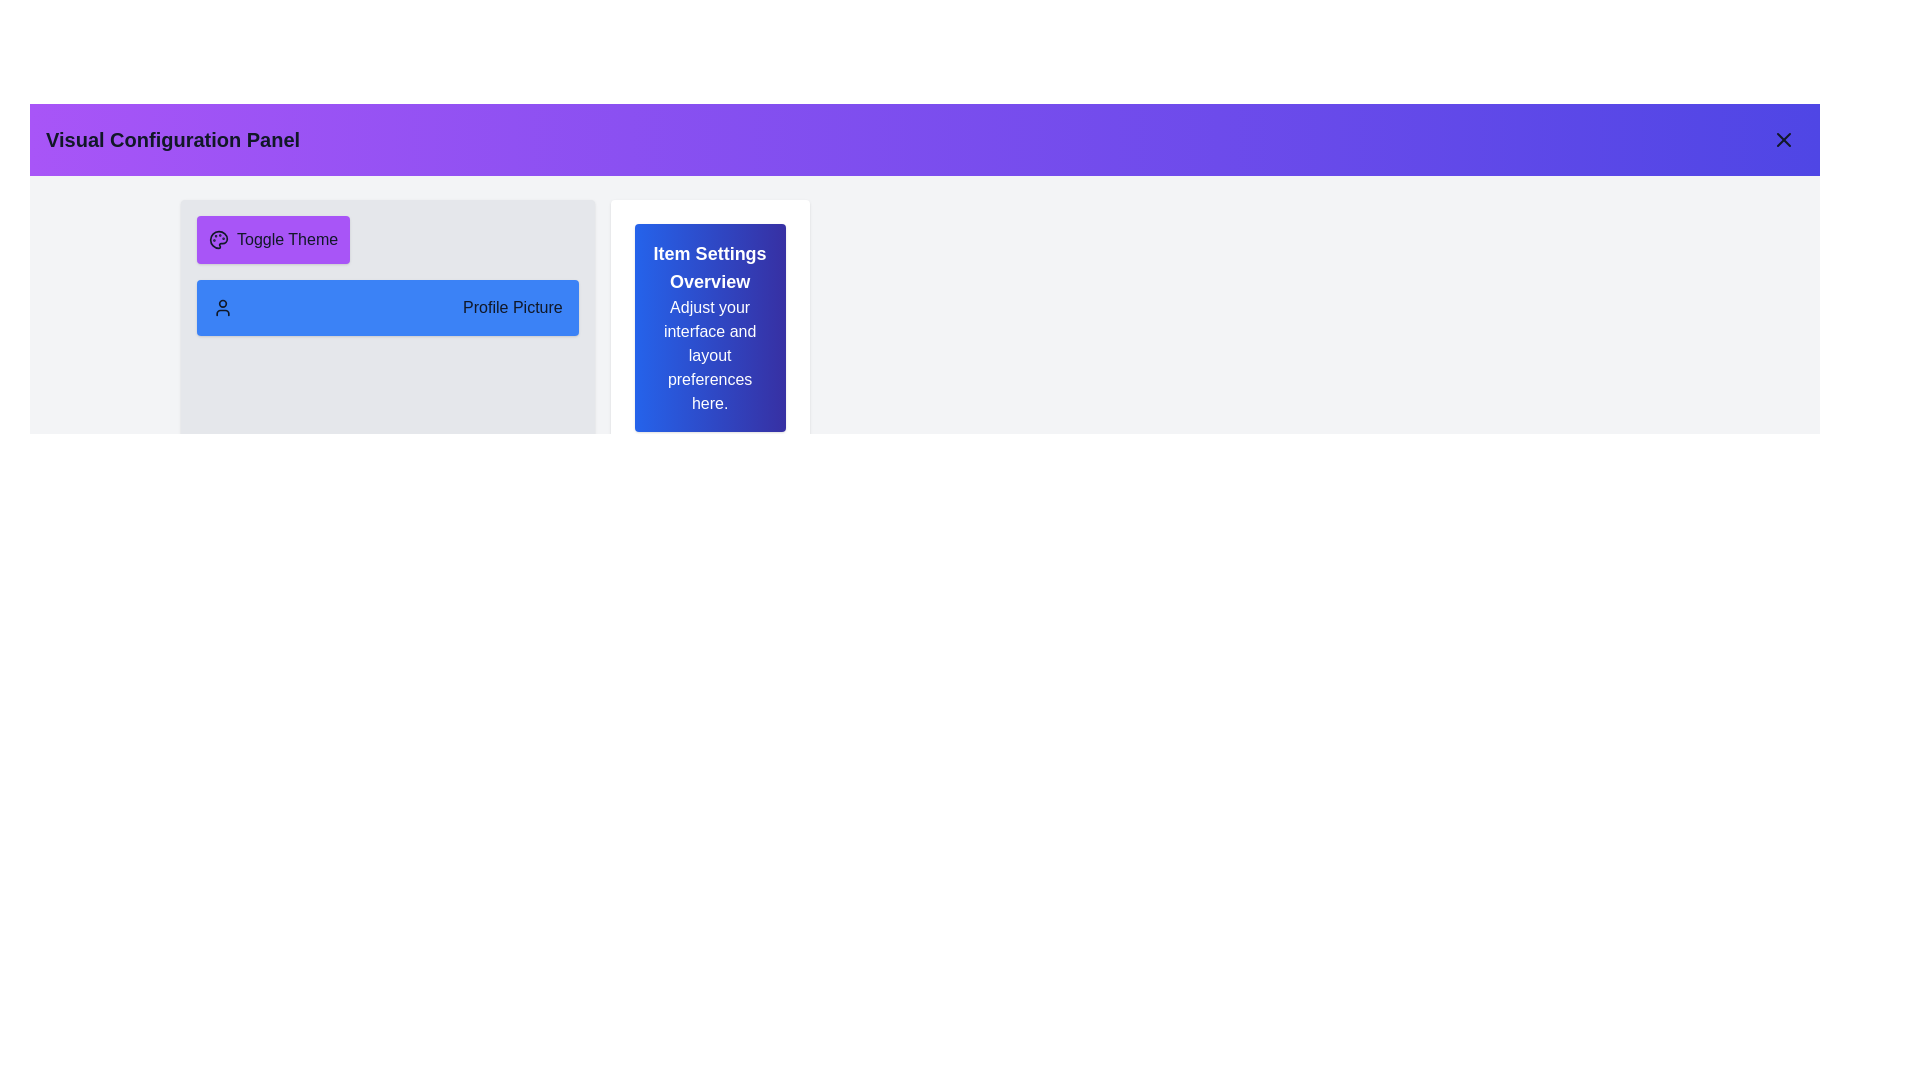 The image size is (1920, 1080). I want to click on the close button represented by a dark 'X' icon on the purple background in the top-right corner of the 'Visual Configuration Panel' header bar, so click(1784, 138).